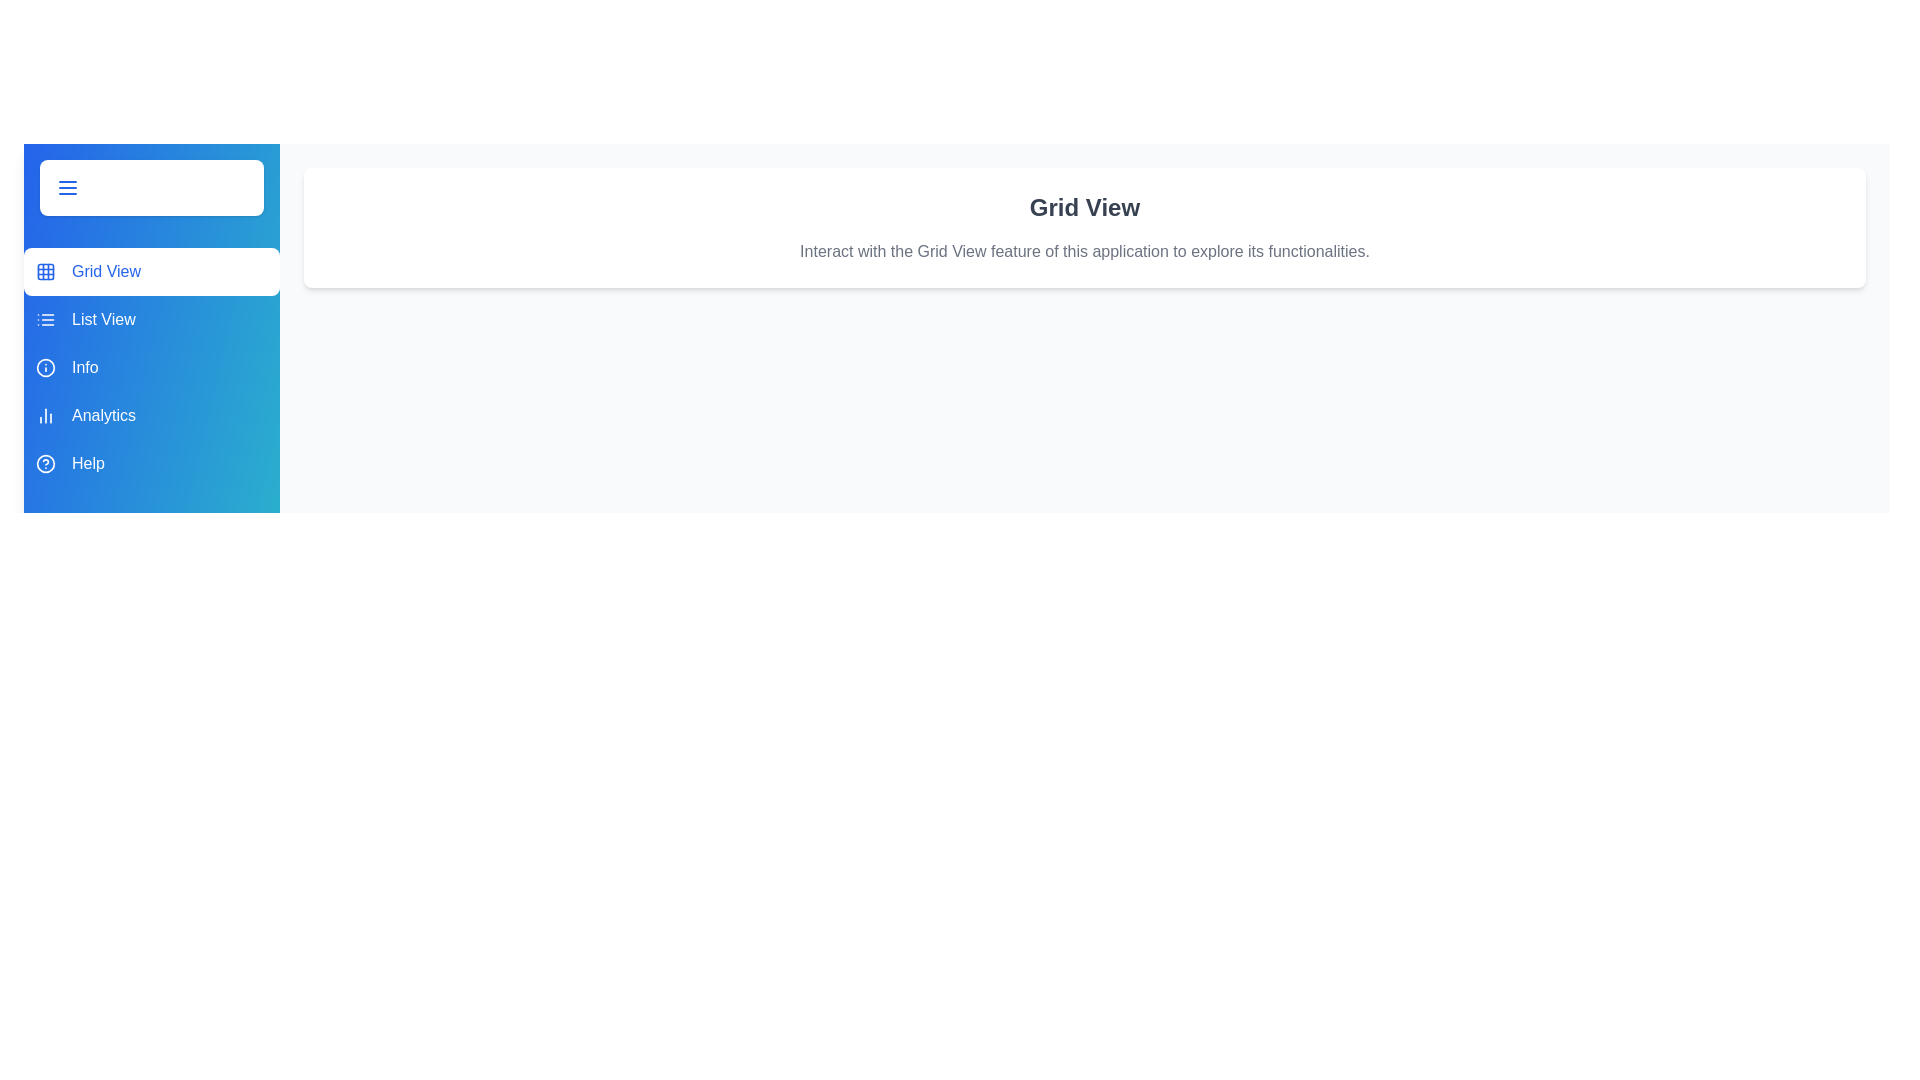 The width and height of the screenshot is (1920, 1080). Describe the element at coordinates (151, 367) in the screenshot. I see `the feature Info from the sidebar menu` at that location.